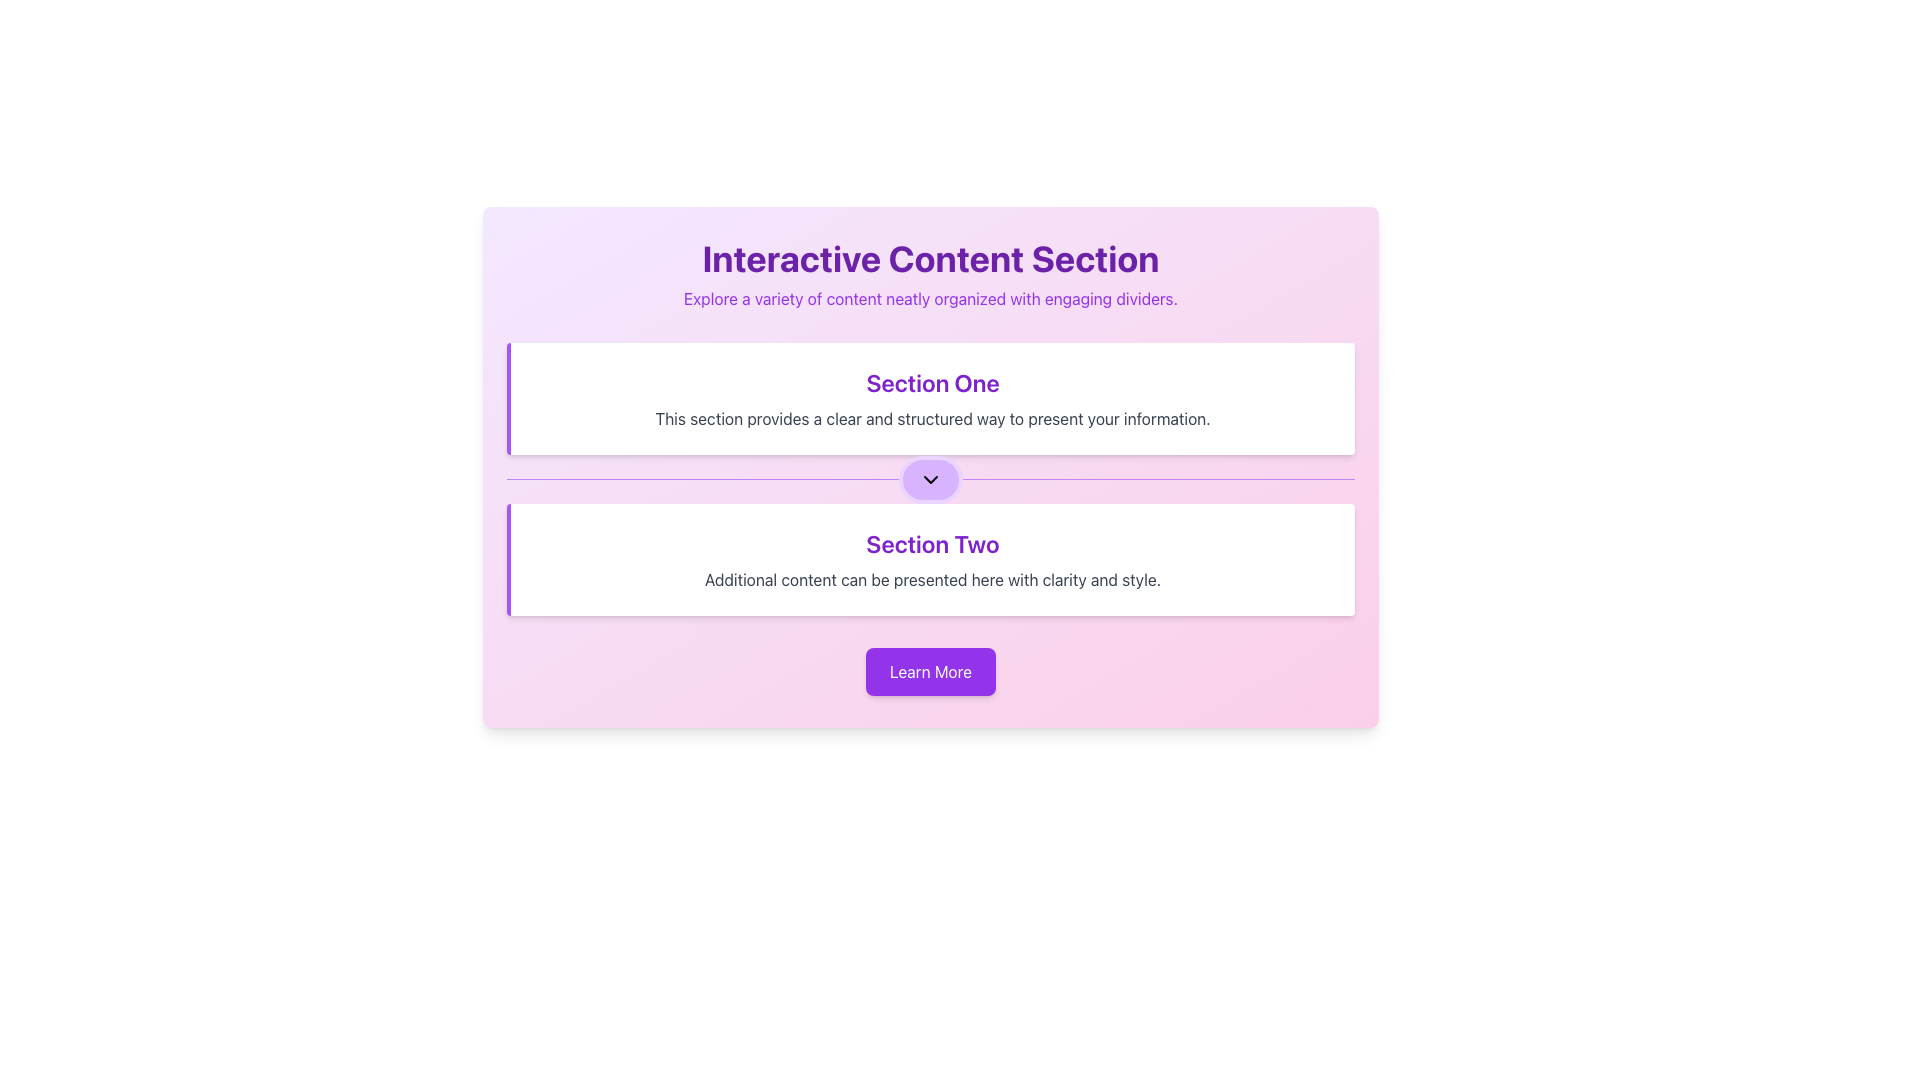  Describe the element at coordinates (931, 382) in the screenshot. I see `text from the header labeled 'Section One', which is styled in bold and large purple font` at that location.